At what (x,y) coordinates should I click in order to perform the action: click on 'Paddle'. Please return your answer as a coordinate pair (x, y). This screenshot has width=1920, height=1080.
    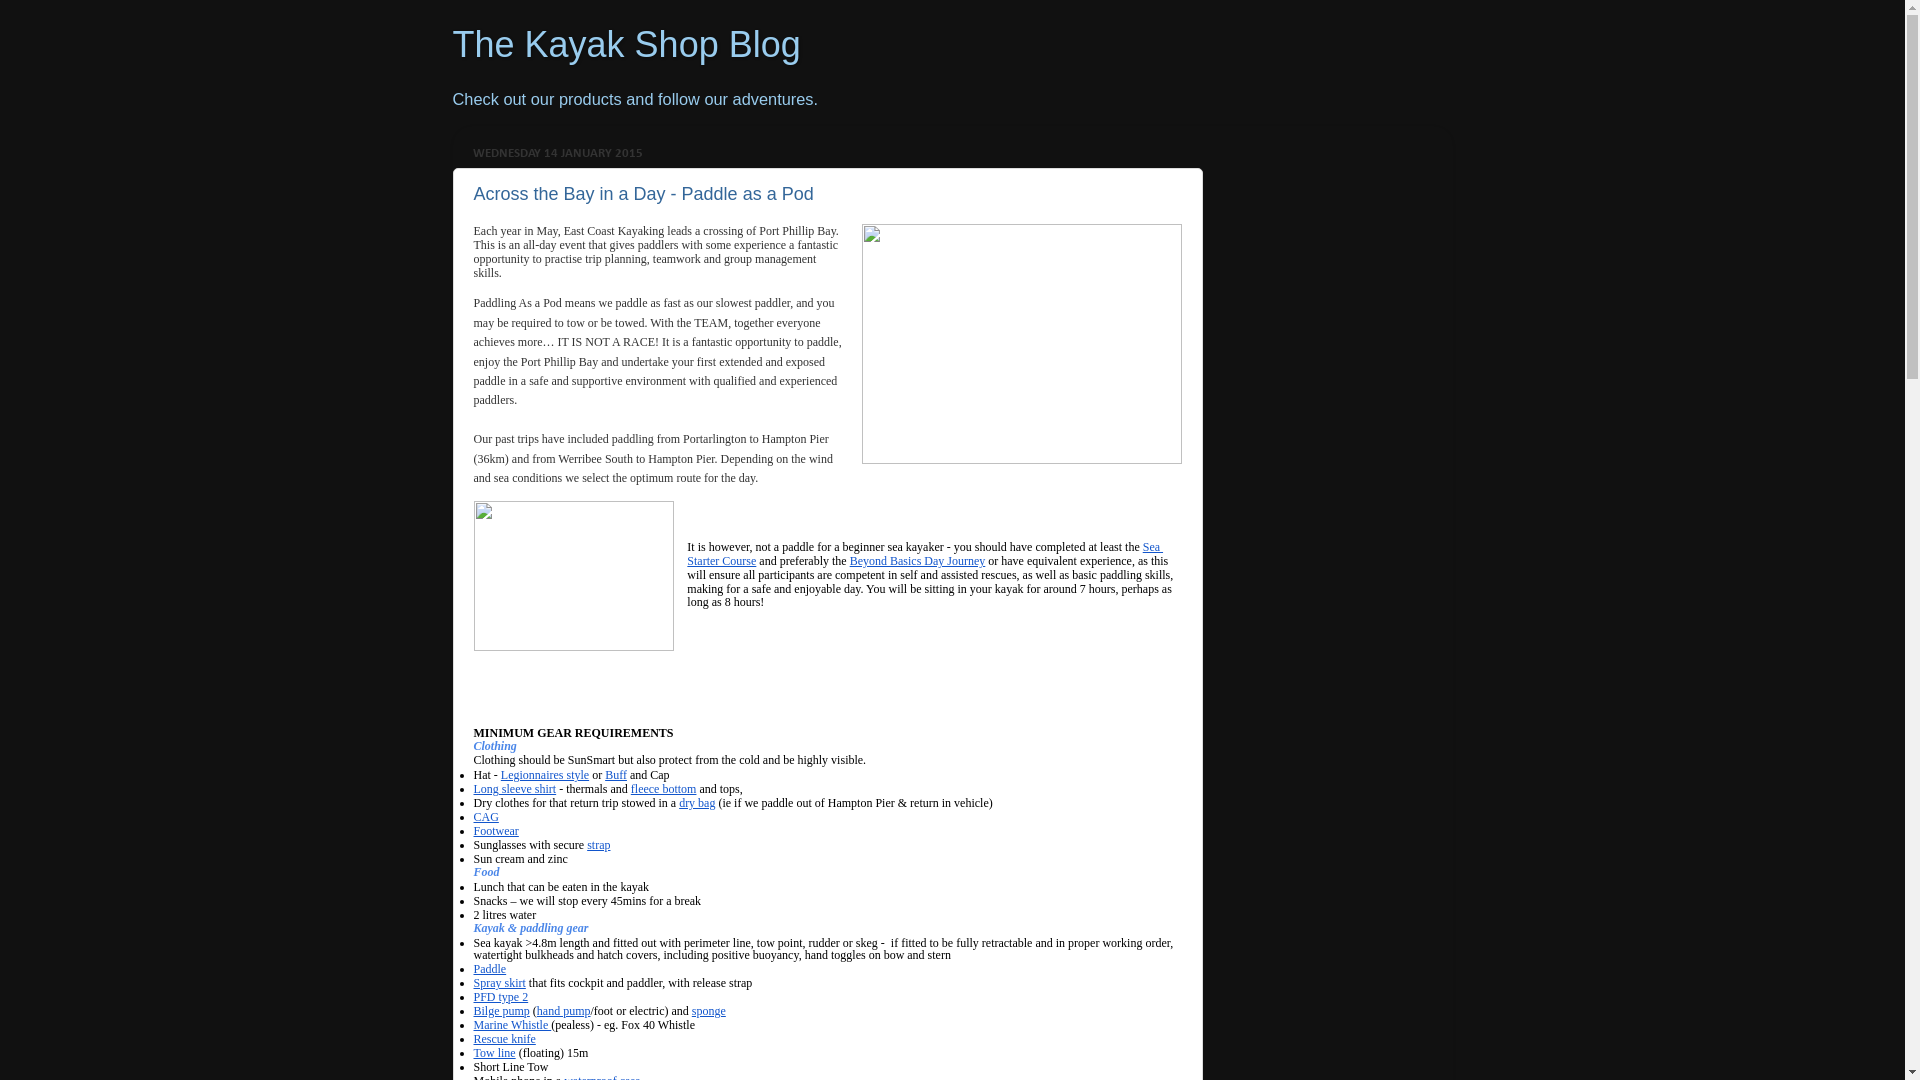
    Looking at the image, I should click on (473, 967).